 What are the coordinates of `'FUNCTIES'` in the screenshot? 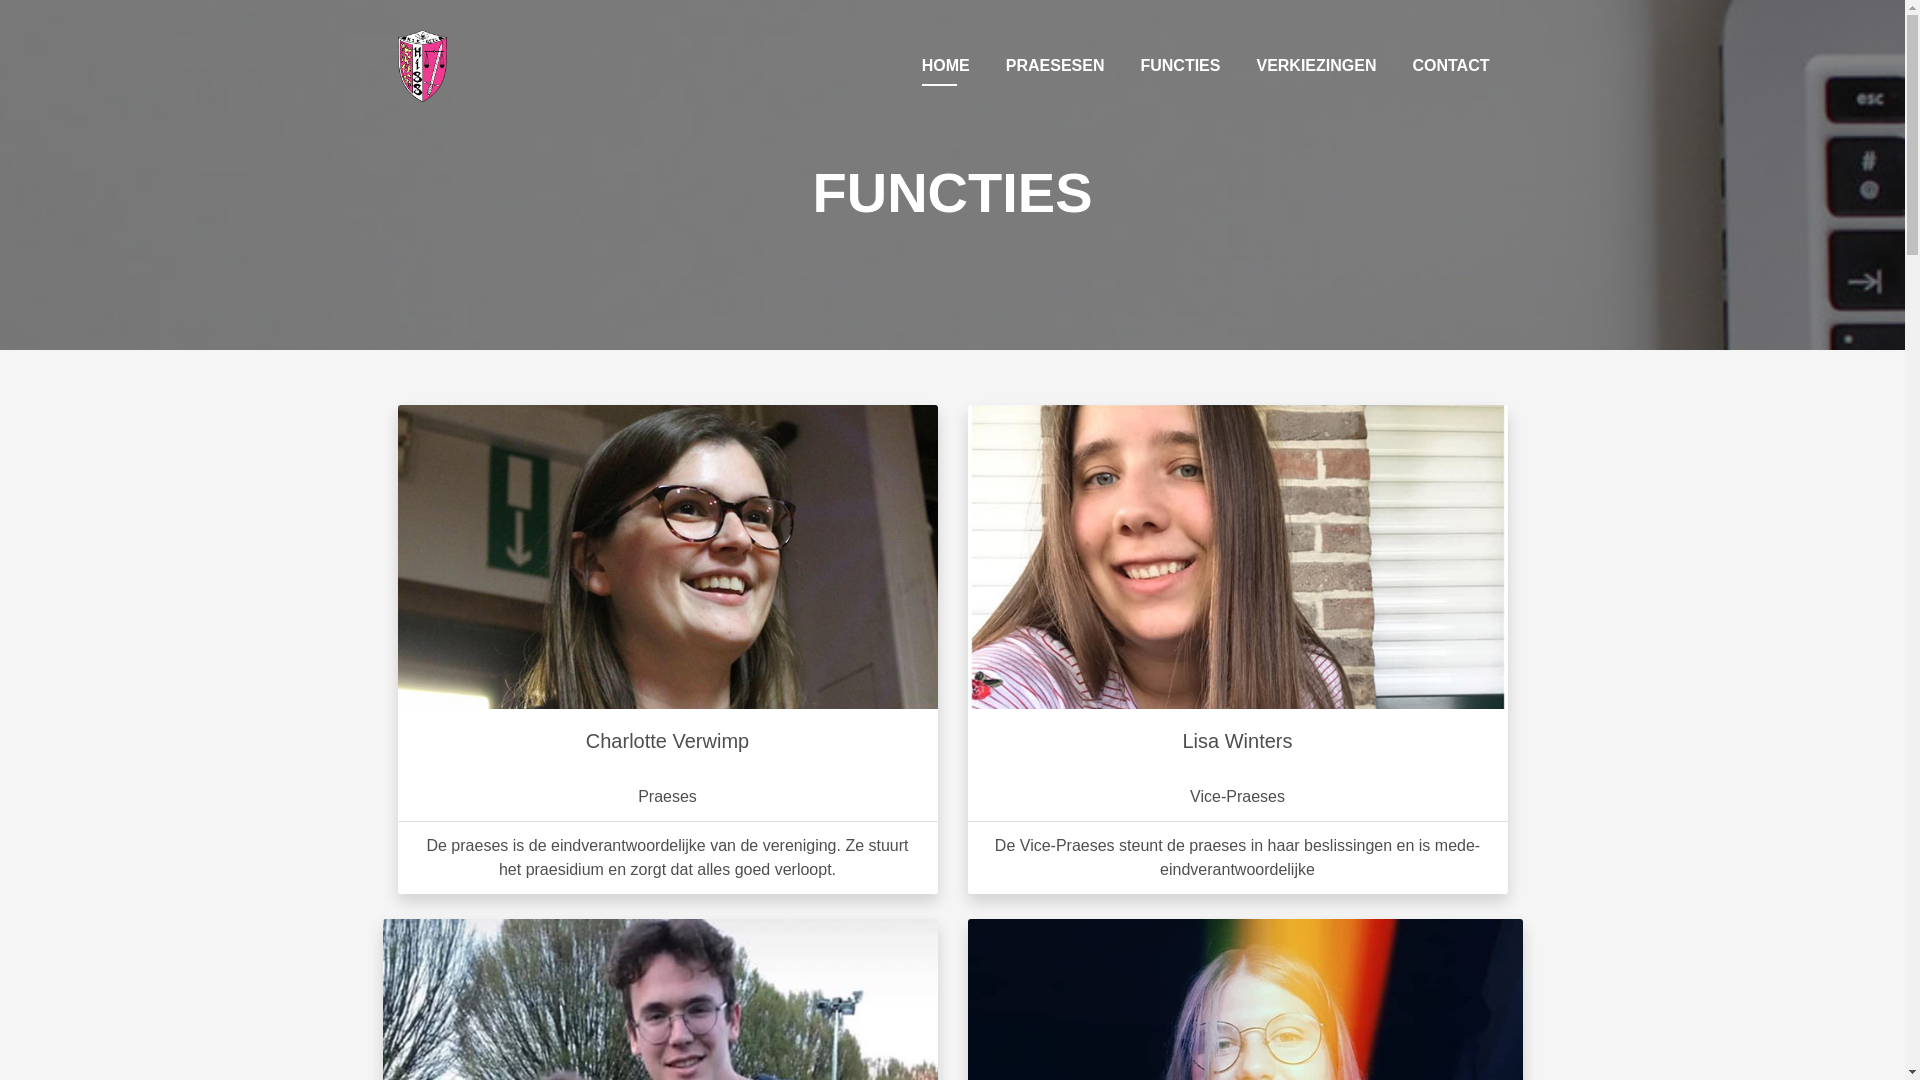 It's located at (1132, 64).